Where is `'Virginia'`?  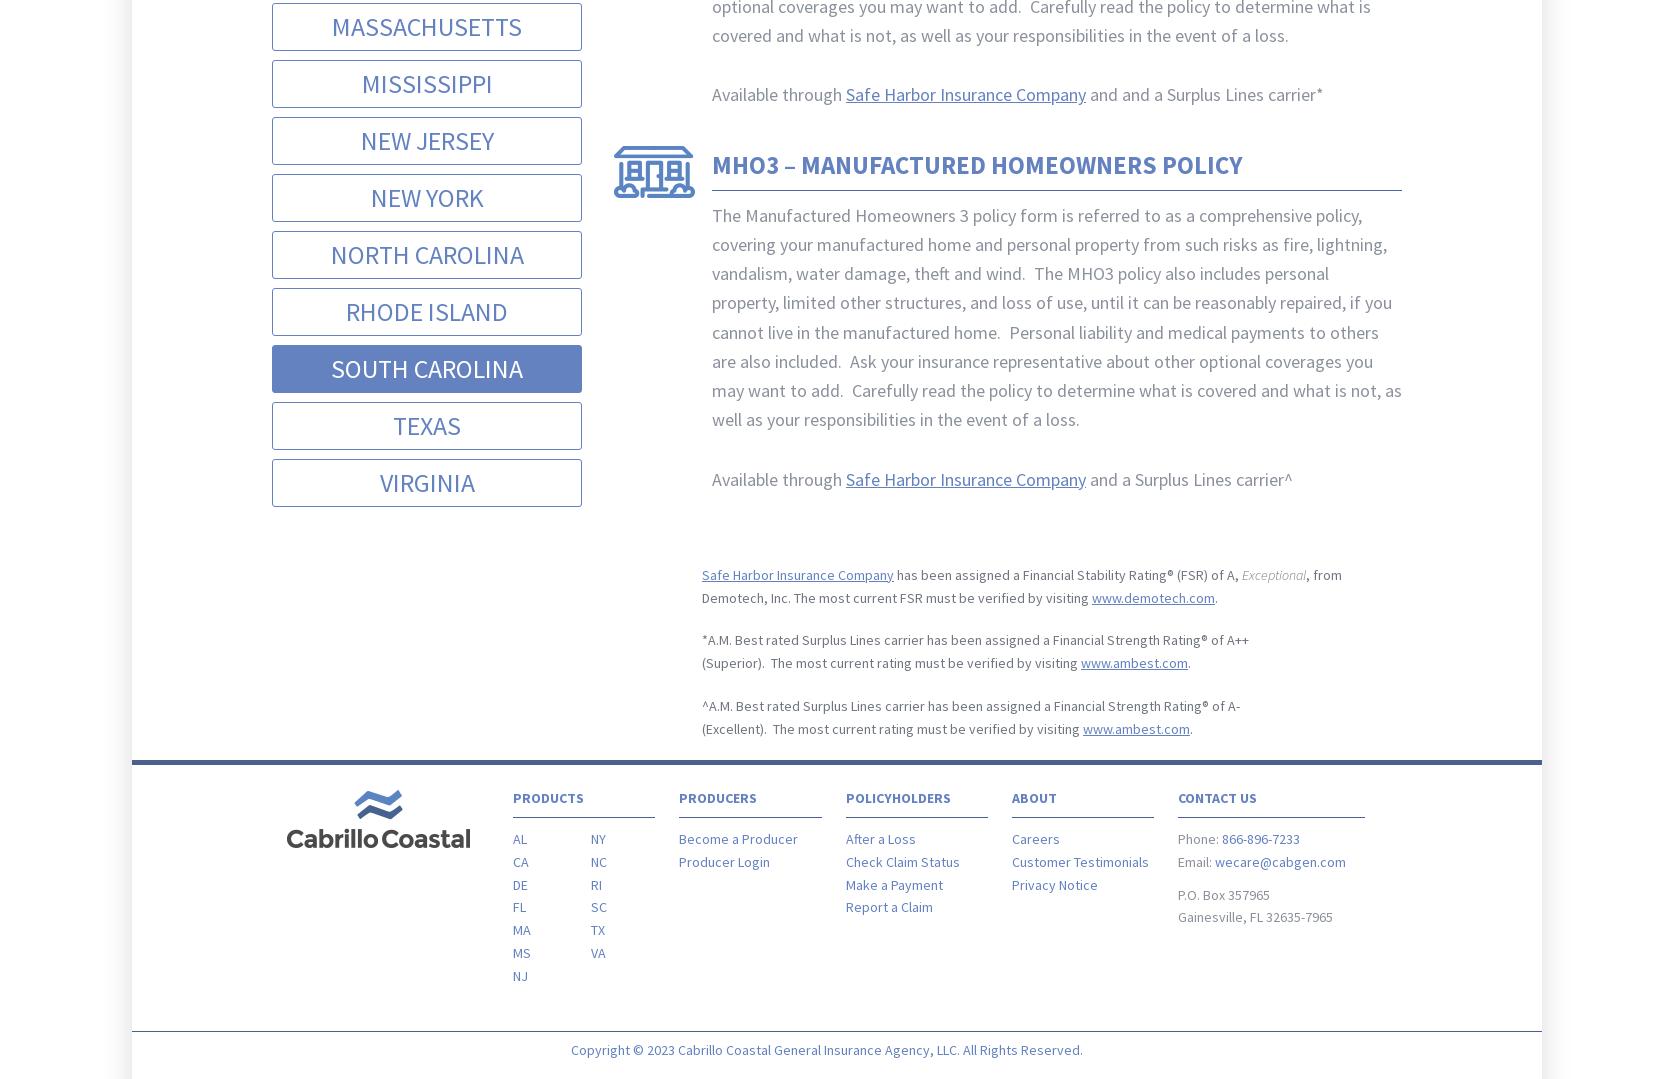
'Virginia' is located at coordinates (425, 480).